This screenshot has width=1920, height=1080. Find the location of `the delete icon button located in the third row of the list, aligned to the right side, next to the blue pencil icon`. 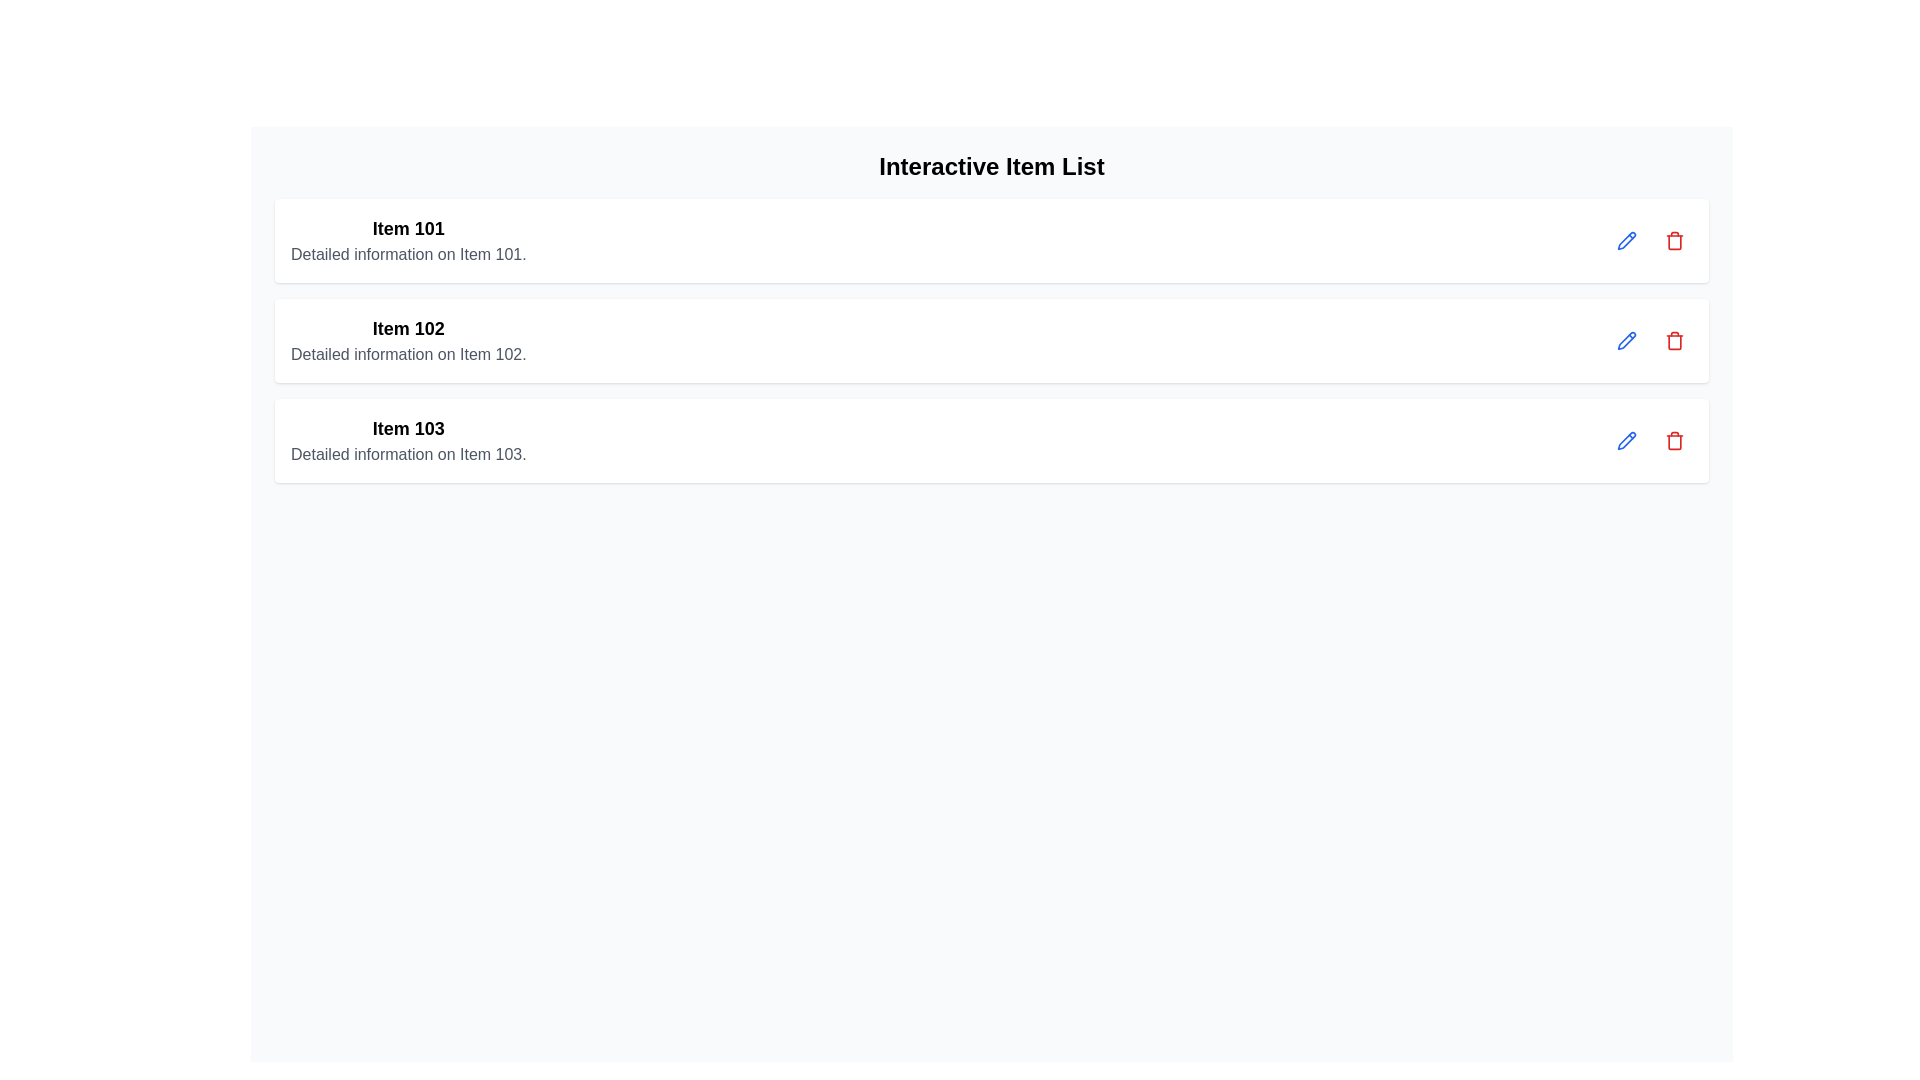

the delete icon button located in the third row of the list, aligned to the right side, next to the blue pencil icon is located at coordinates (1675, 339).